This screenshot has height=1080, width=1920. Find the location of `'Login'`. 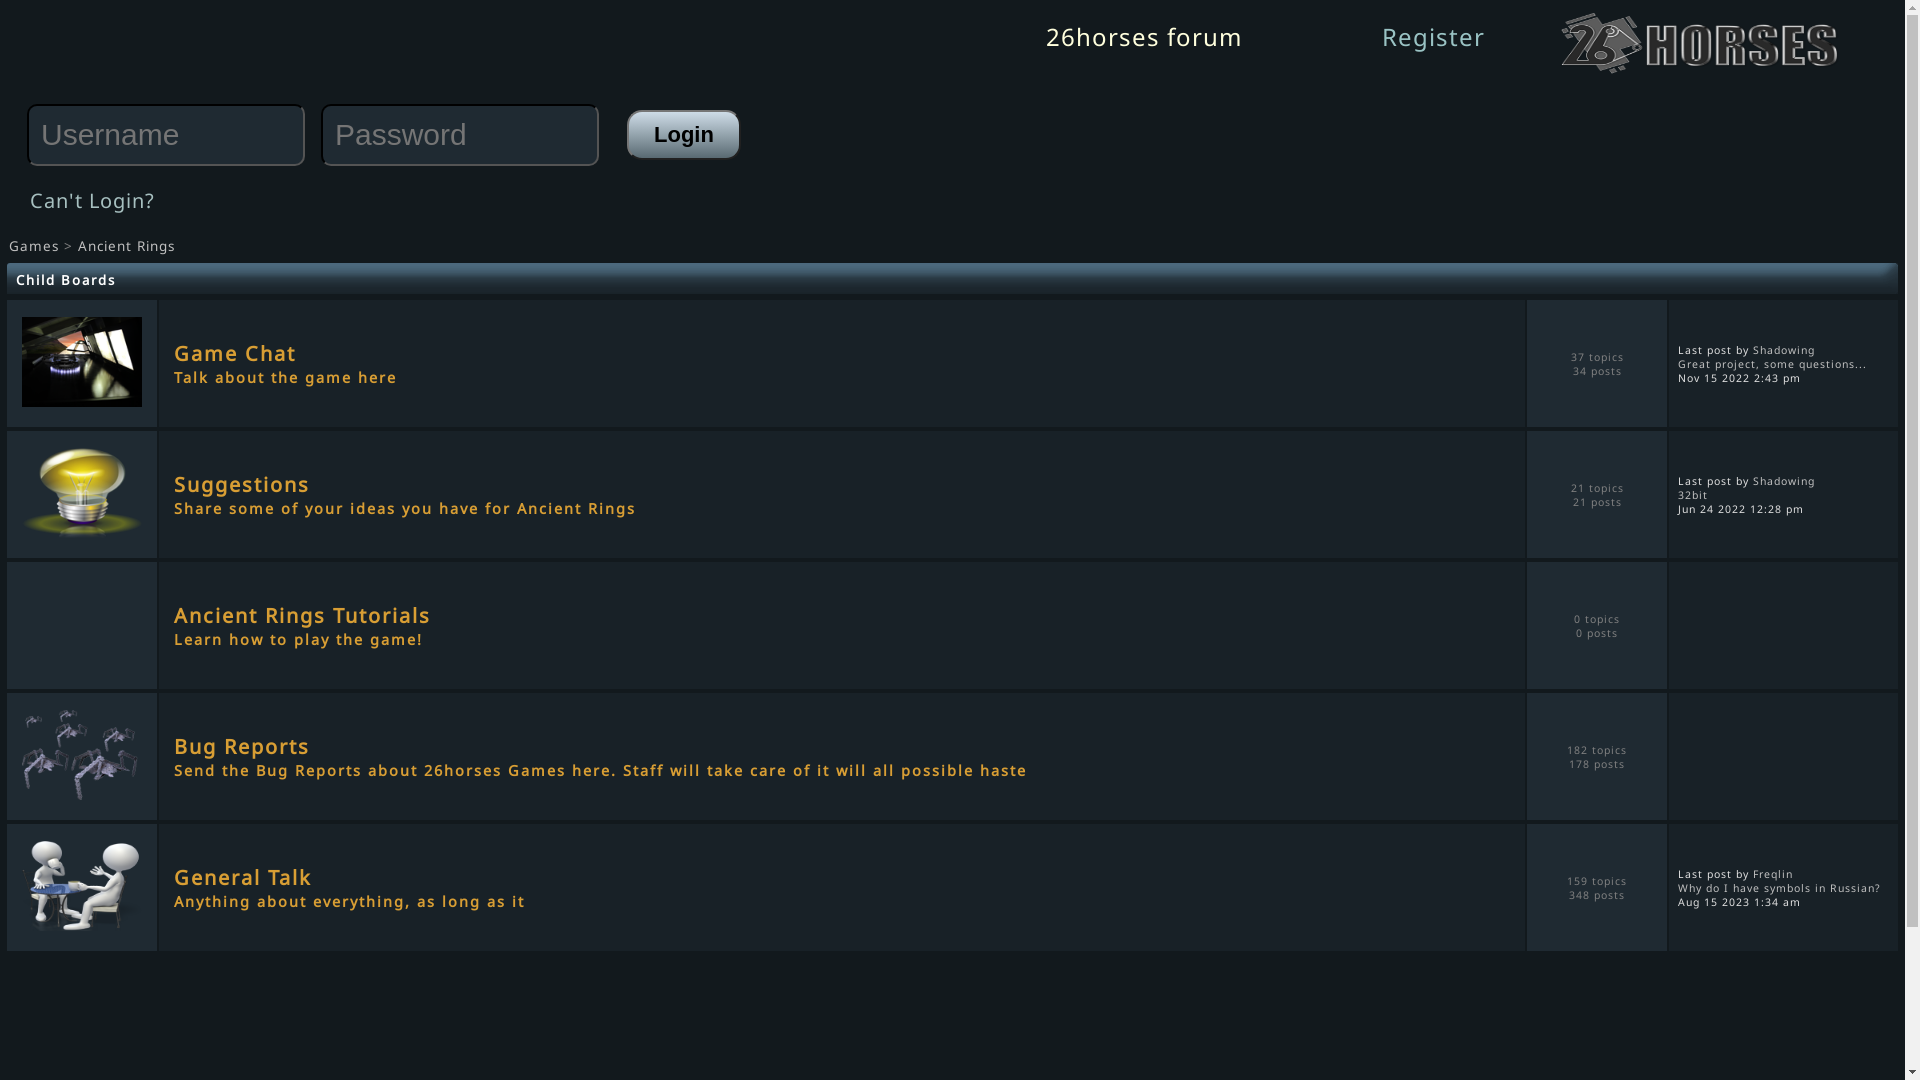

'Login' is located at coordinates (683, 135).